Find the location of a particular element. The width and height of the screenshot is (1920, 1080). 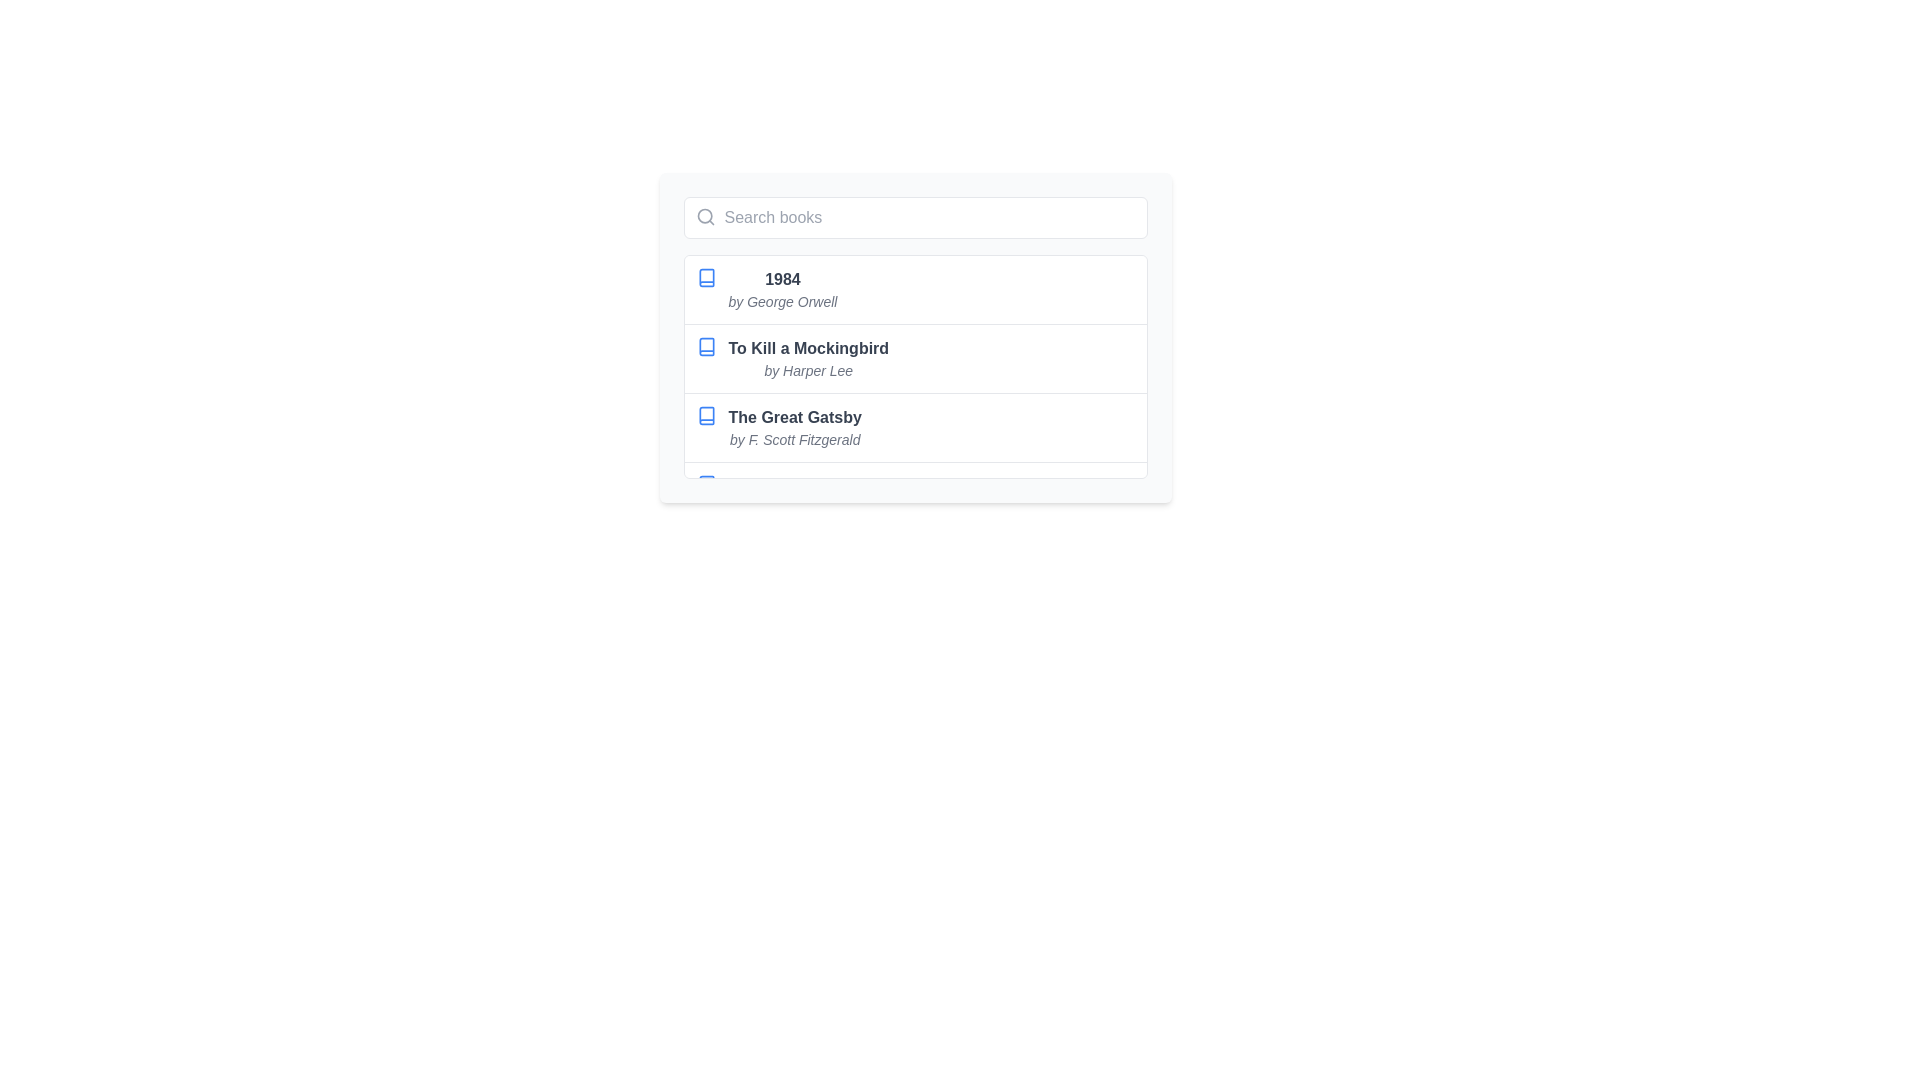

the text label displaying 'To Kill a Mockingbird', which is in bold font and medium gray color, positioned above the author's name in a vertical list of books is located at coordinates (808, 347).